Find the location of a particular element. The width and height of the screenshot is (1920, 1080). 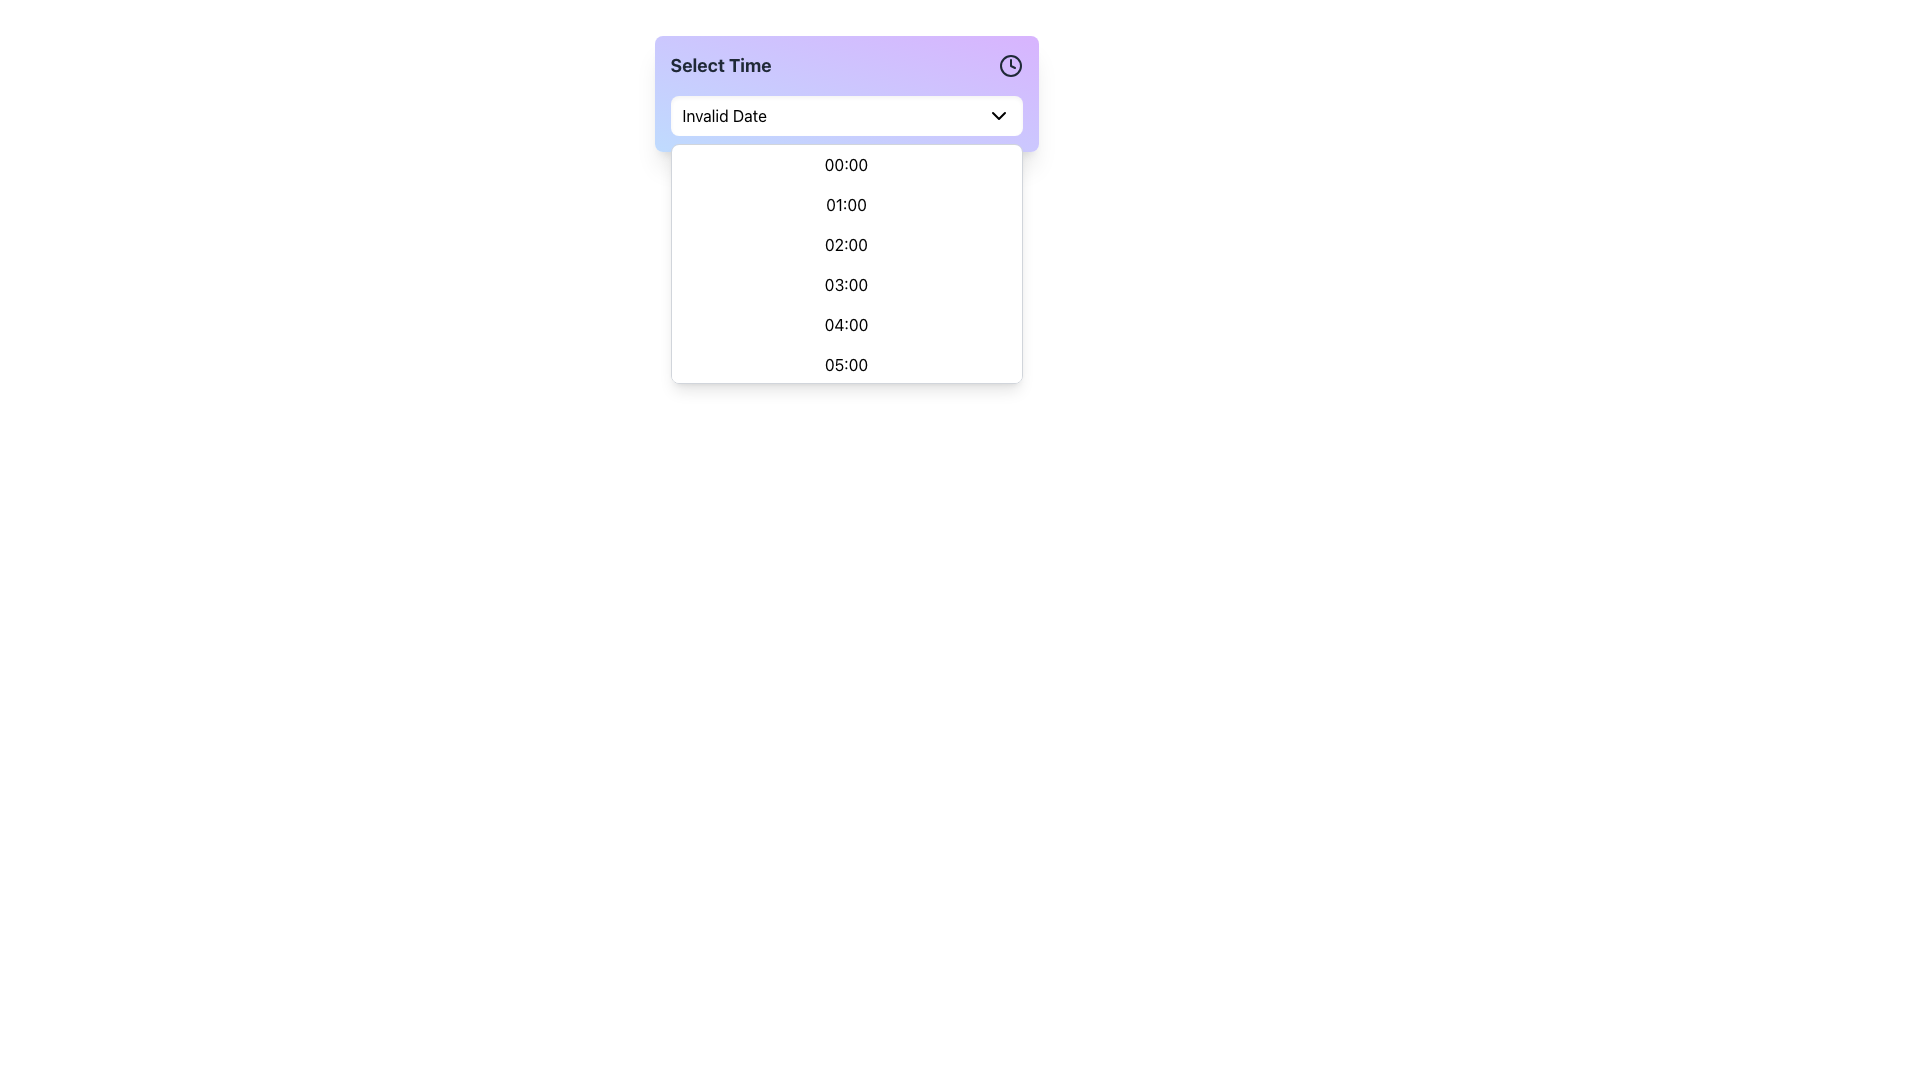

the menu item displaying the time '03:00' within the dropdown menu labeled 'Select Time' is located at coordinates (846, 285).